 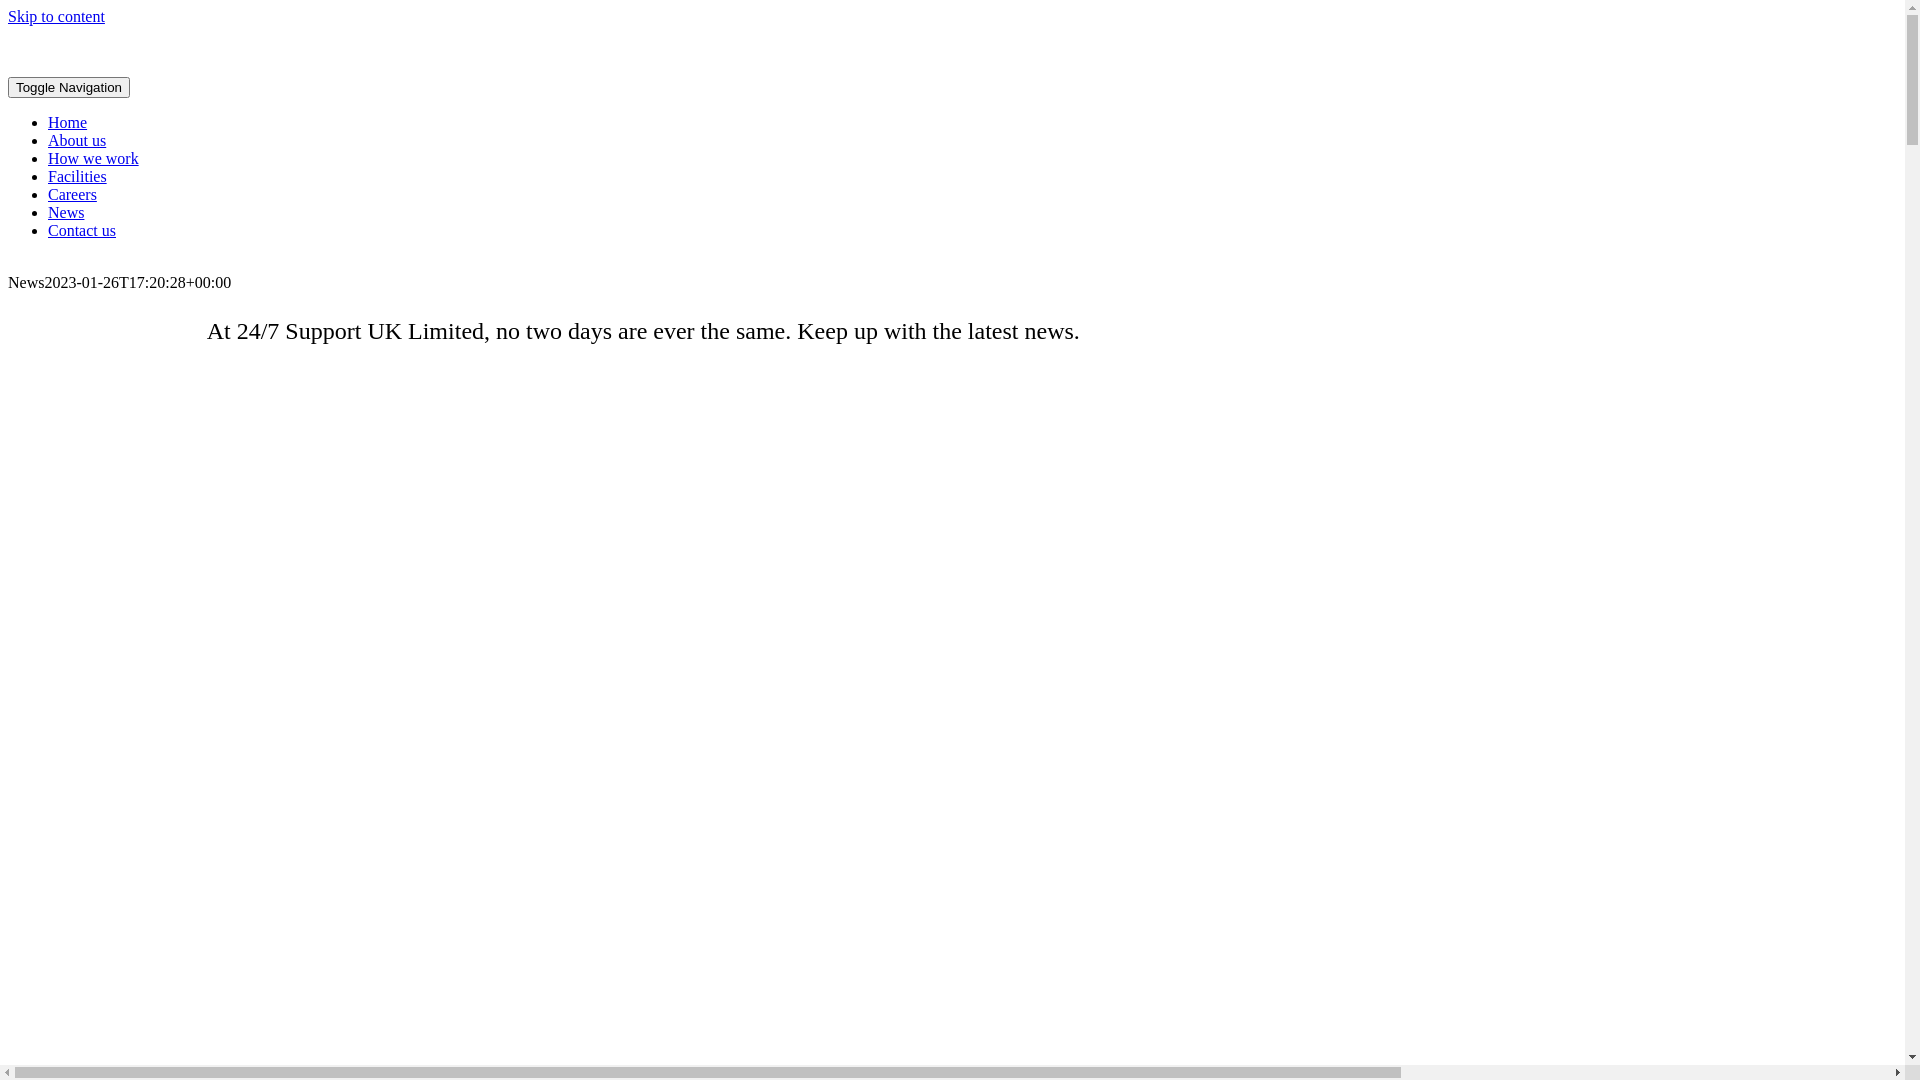 I want to click on 'Home', so click(x=67, y=122).